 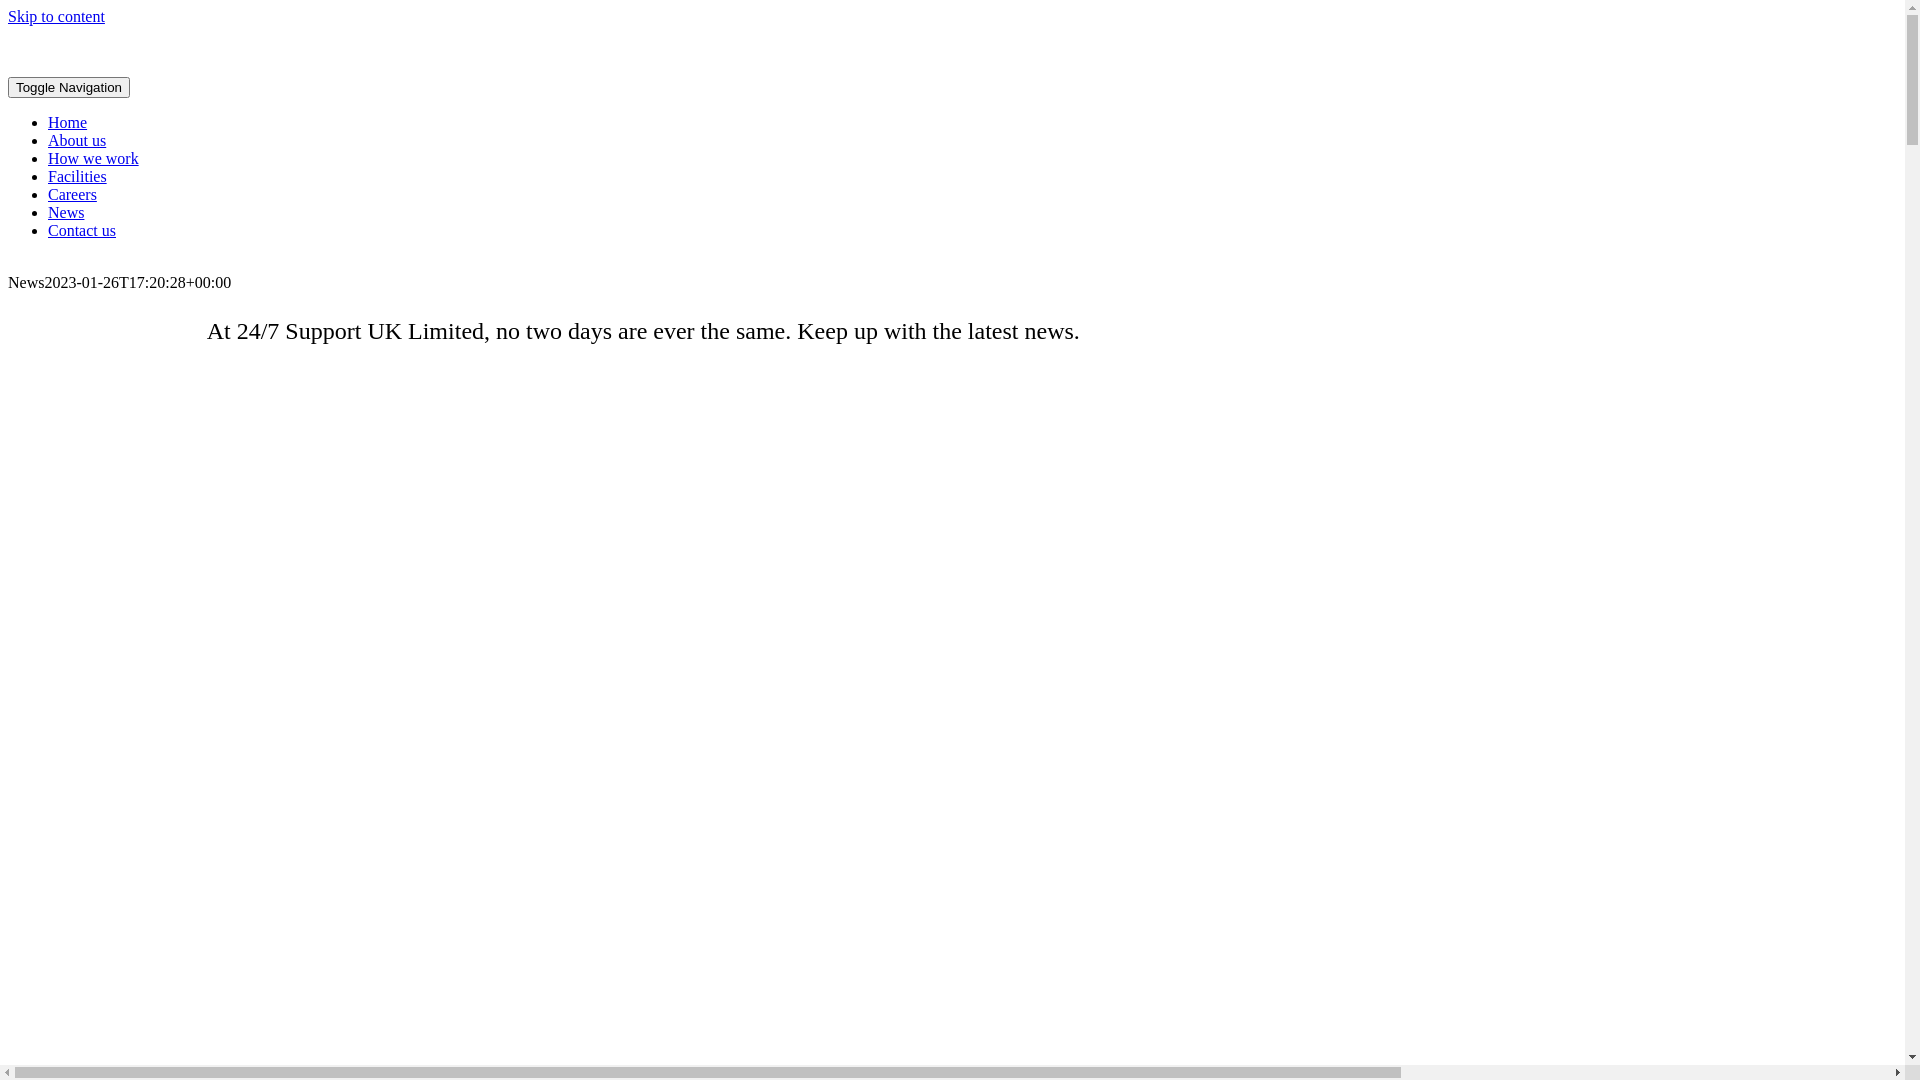 I want to click on 'Home', so click(x=67, y=122).